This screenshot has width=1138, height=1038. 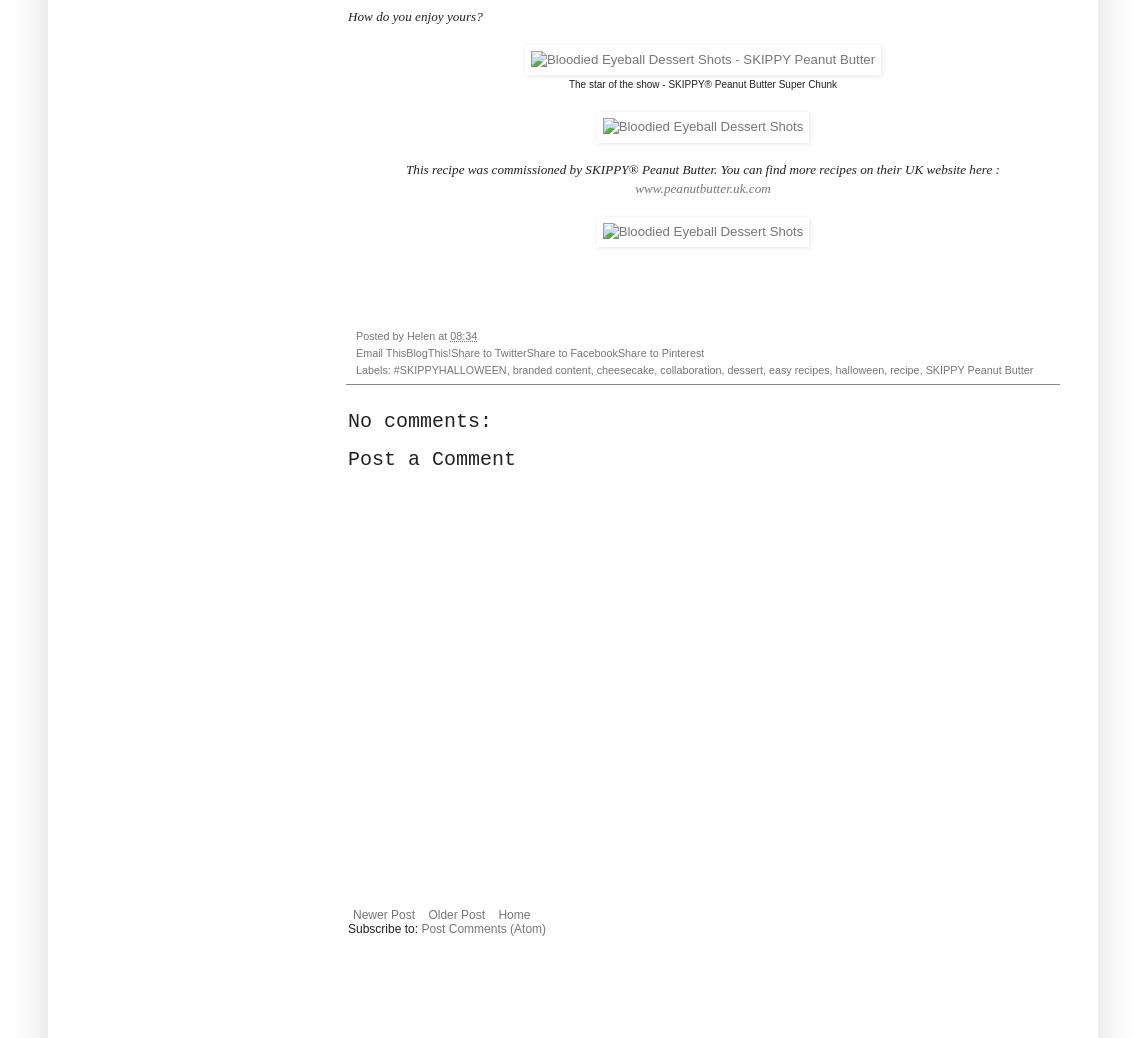 What do you see at coordinates (381, 351) in the screenshot?
I see `'Email This'` at bounding box center [381, 351].